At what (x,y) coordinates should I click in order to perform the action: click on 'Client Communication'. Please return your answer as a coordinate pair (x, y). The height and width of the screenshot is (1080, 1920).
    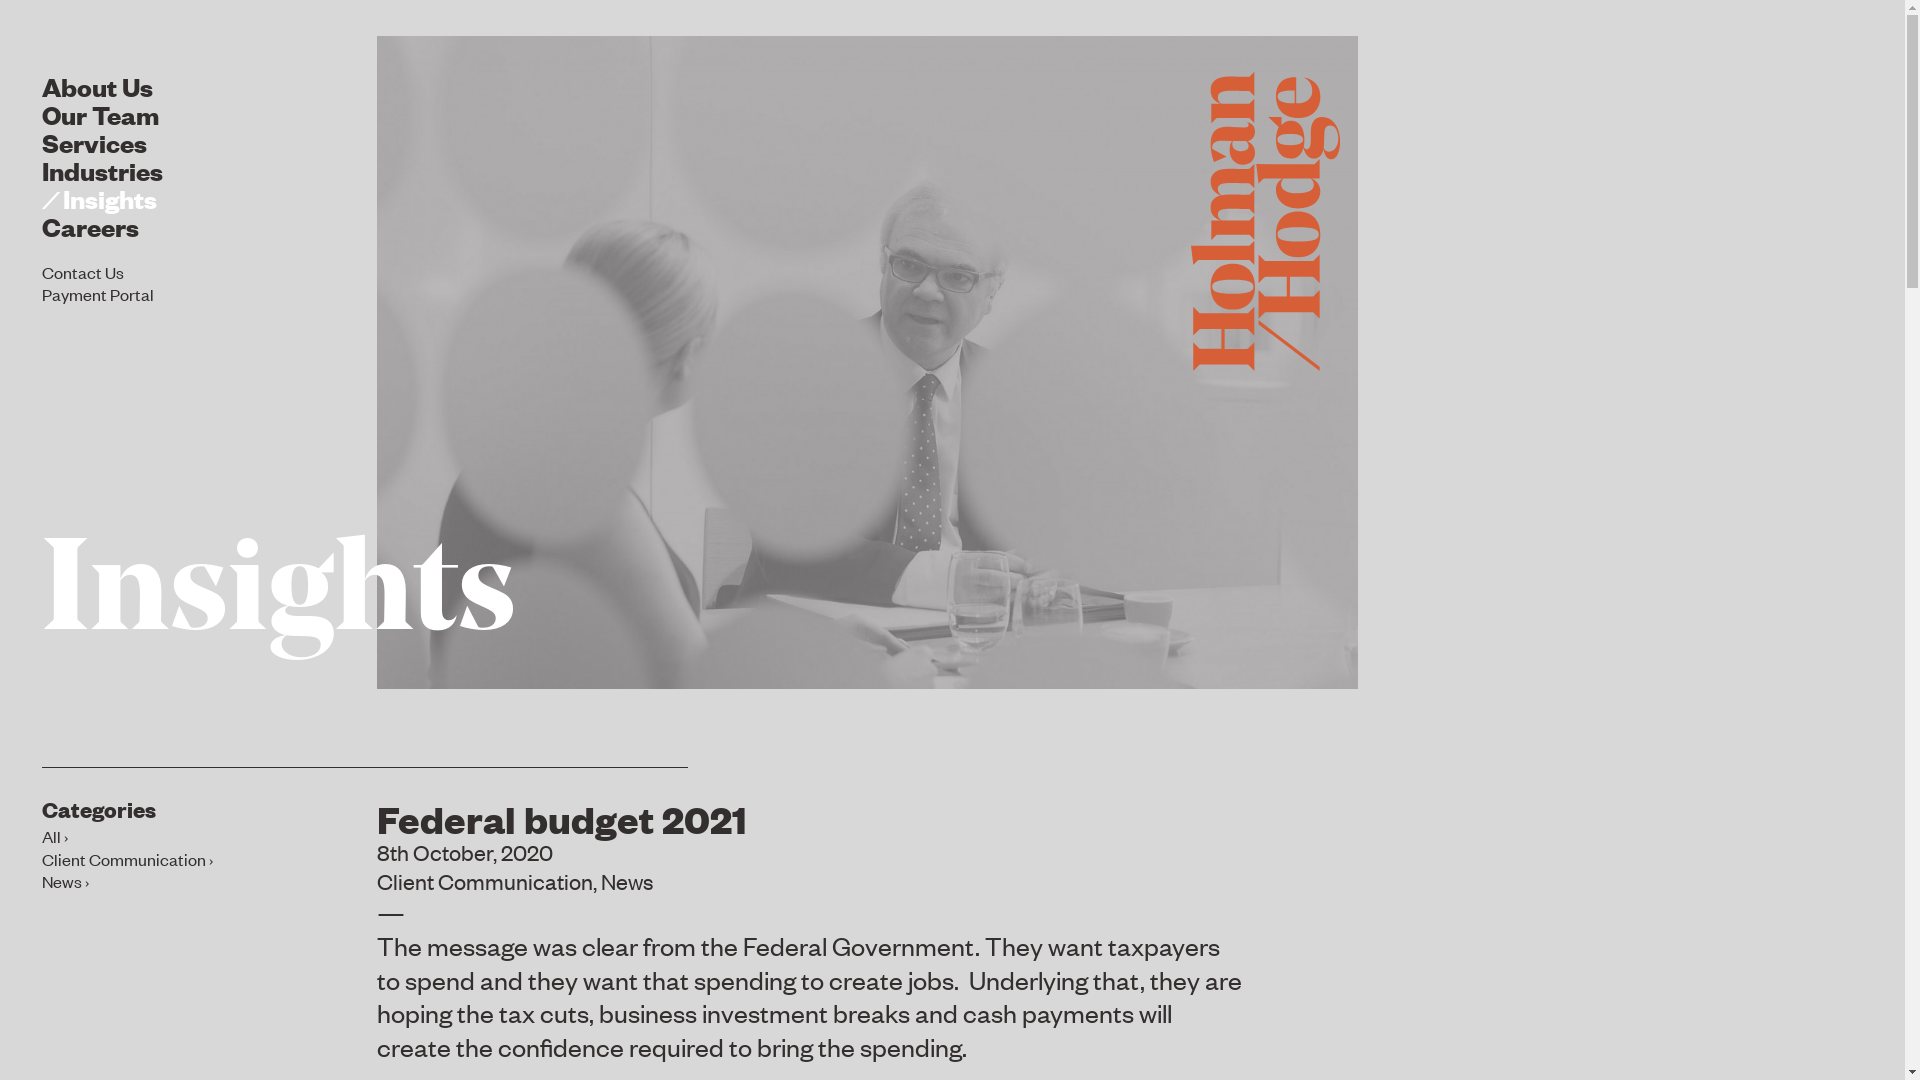
    Looking at the image, I should click on (484, 879).